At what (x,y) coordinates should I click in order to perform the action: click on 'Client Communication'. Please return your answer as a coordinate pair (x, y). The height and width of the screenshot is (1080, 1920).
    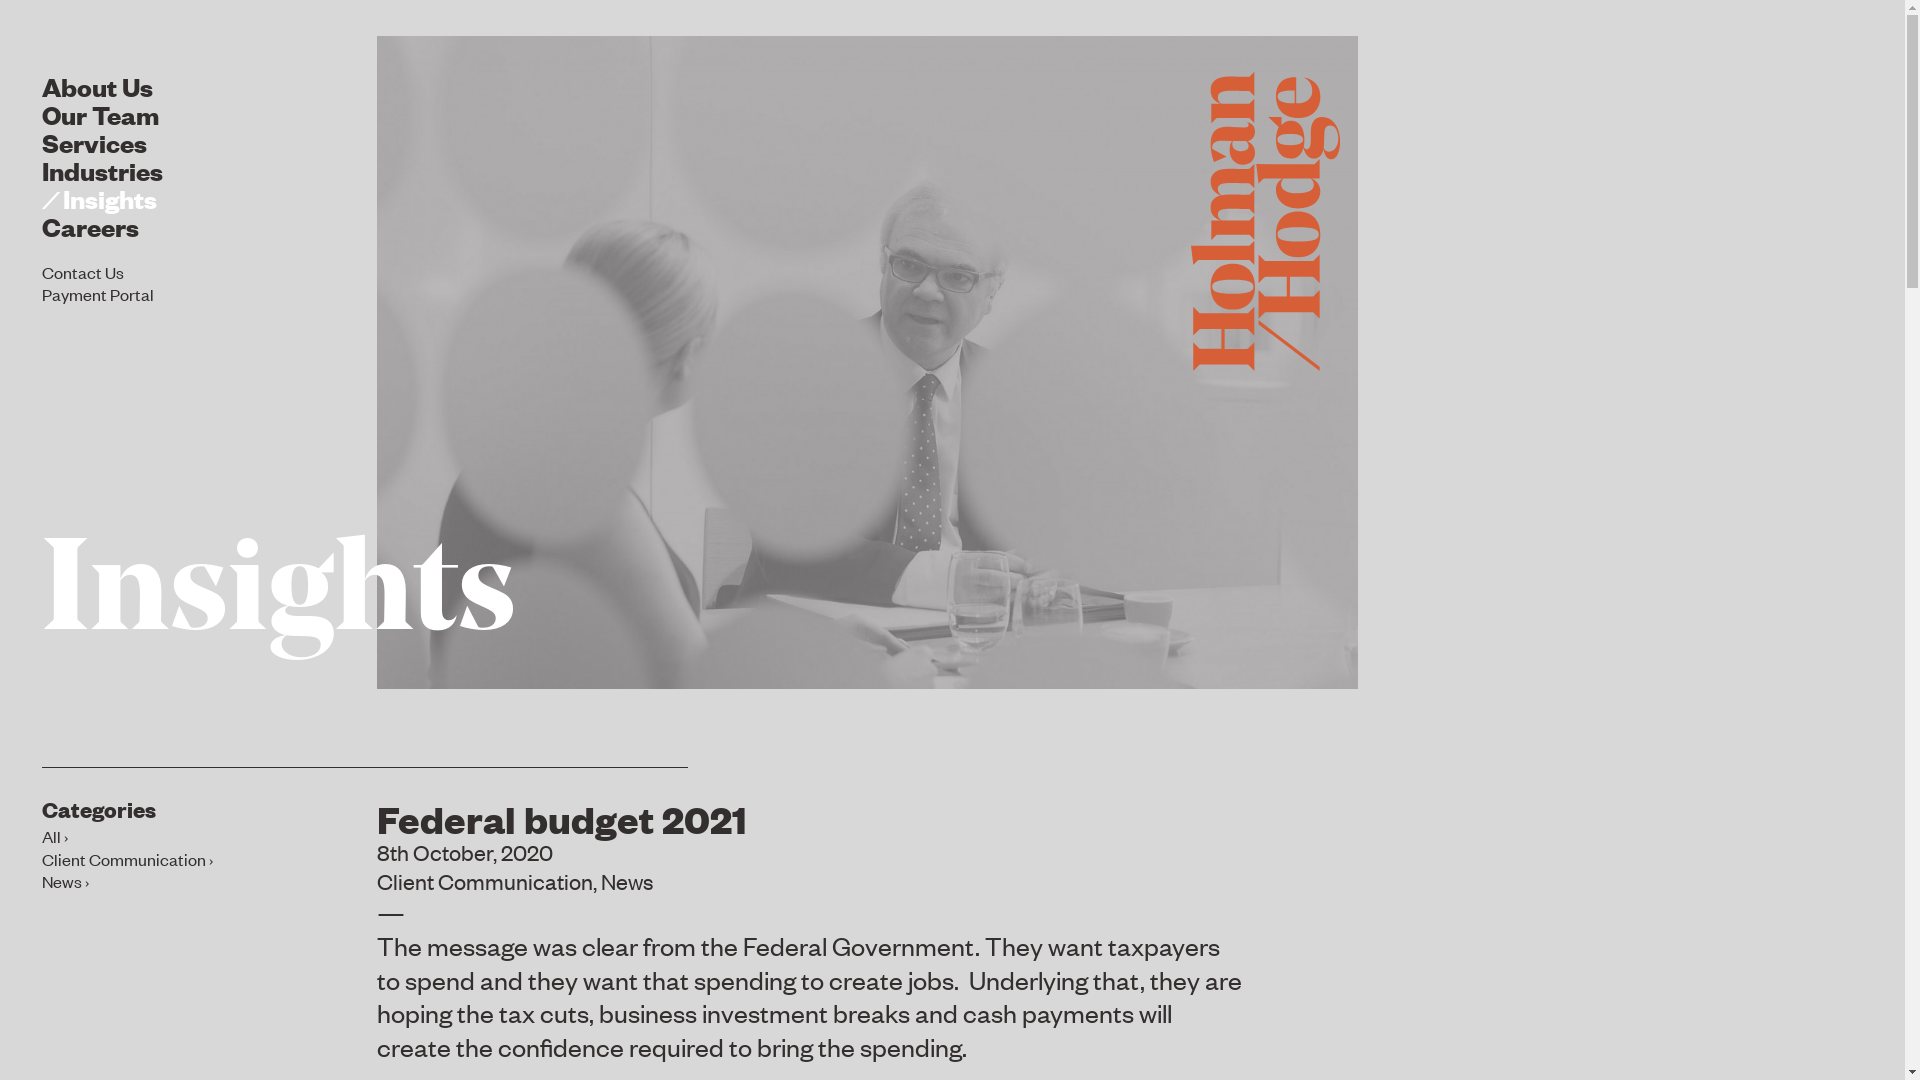
    Looking at the image, I should click on (484, 879).